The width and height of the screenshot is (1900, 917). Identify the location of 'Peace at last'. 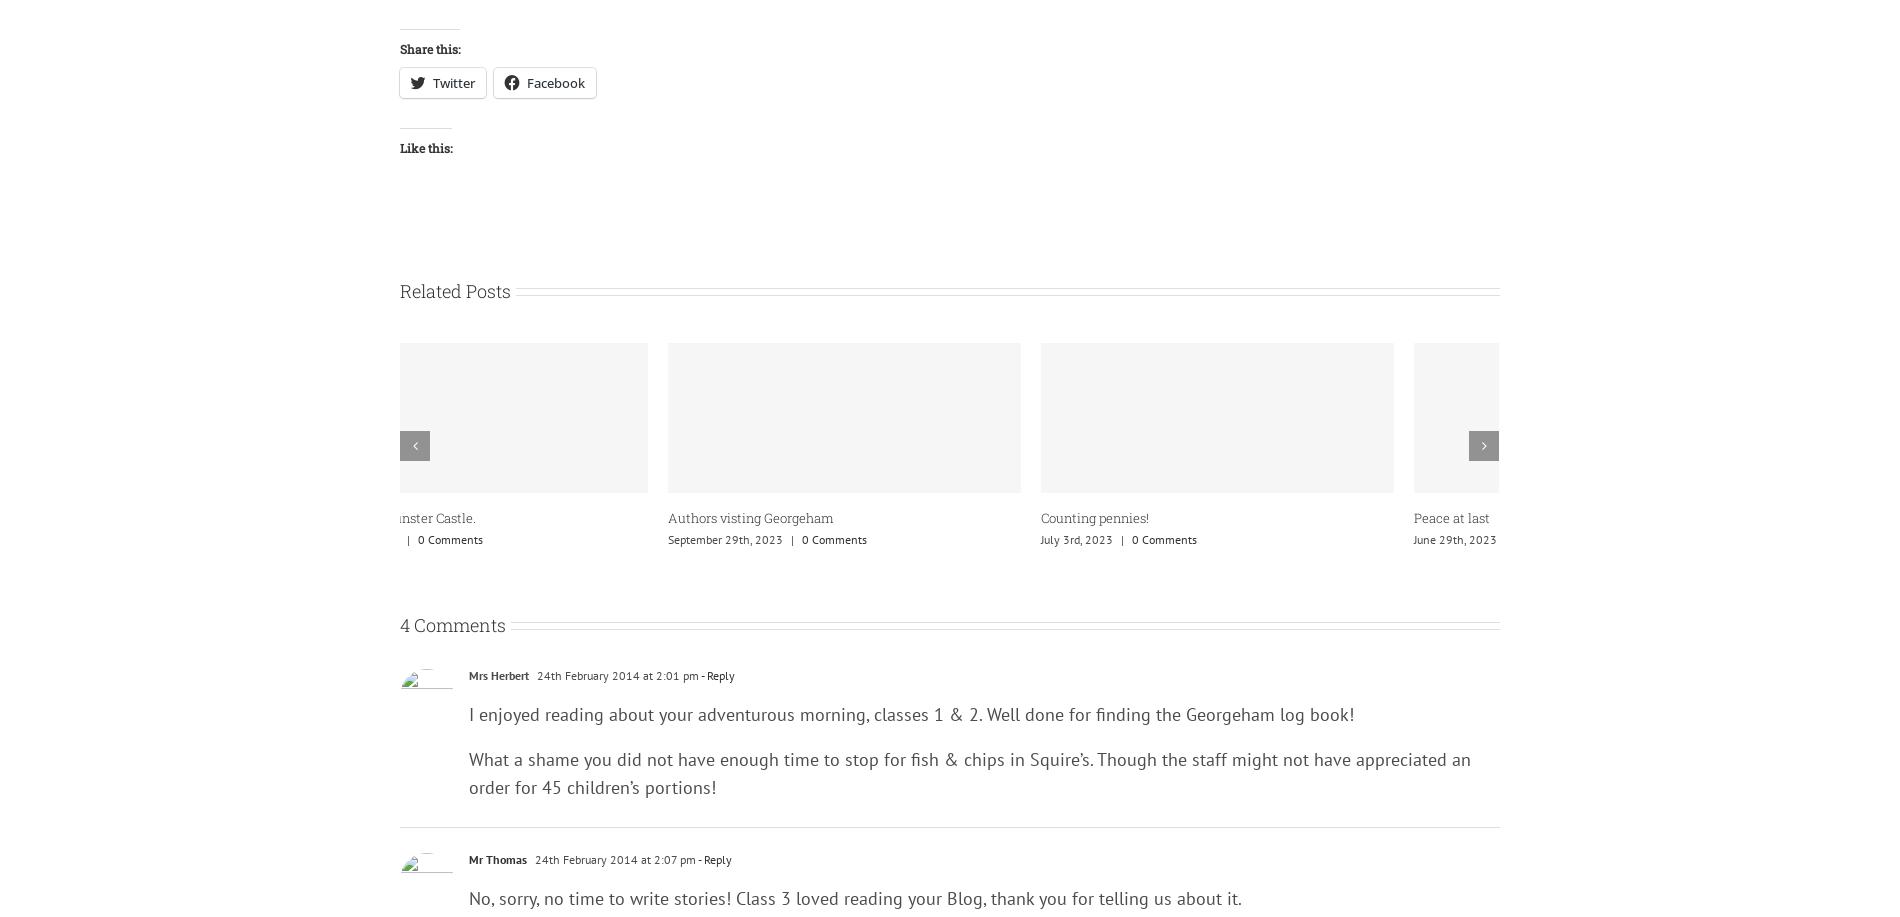
(436, 516).